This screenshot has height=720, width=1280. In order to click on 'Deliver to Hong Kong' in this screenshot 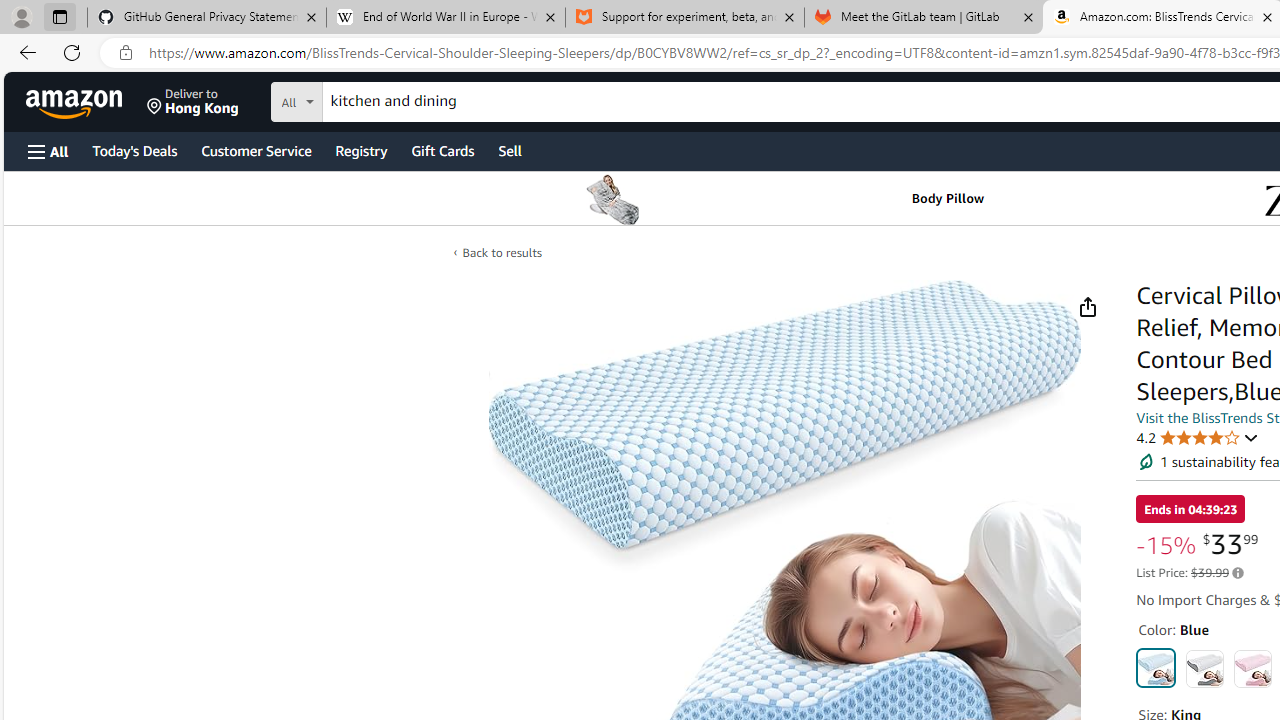, I will do `click(193, 101)`.